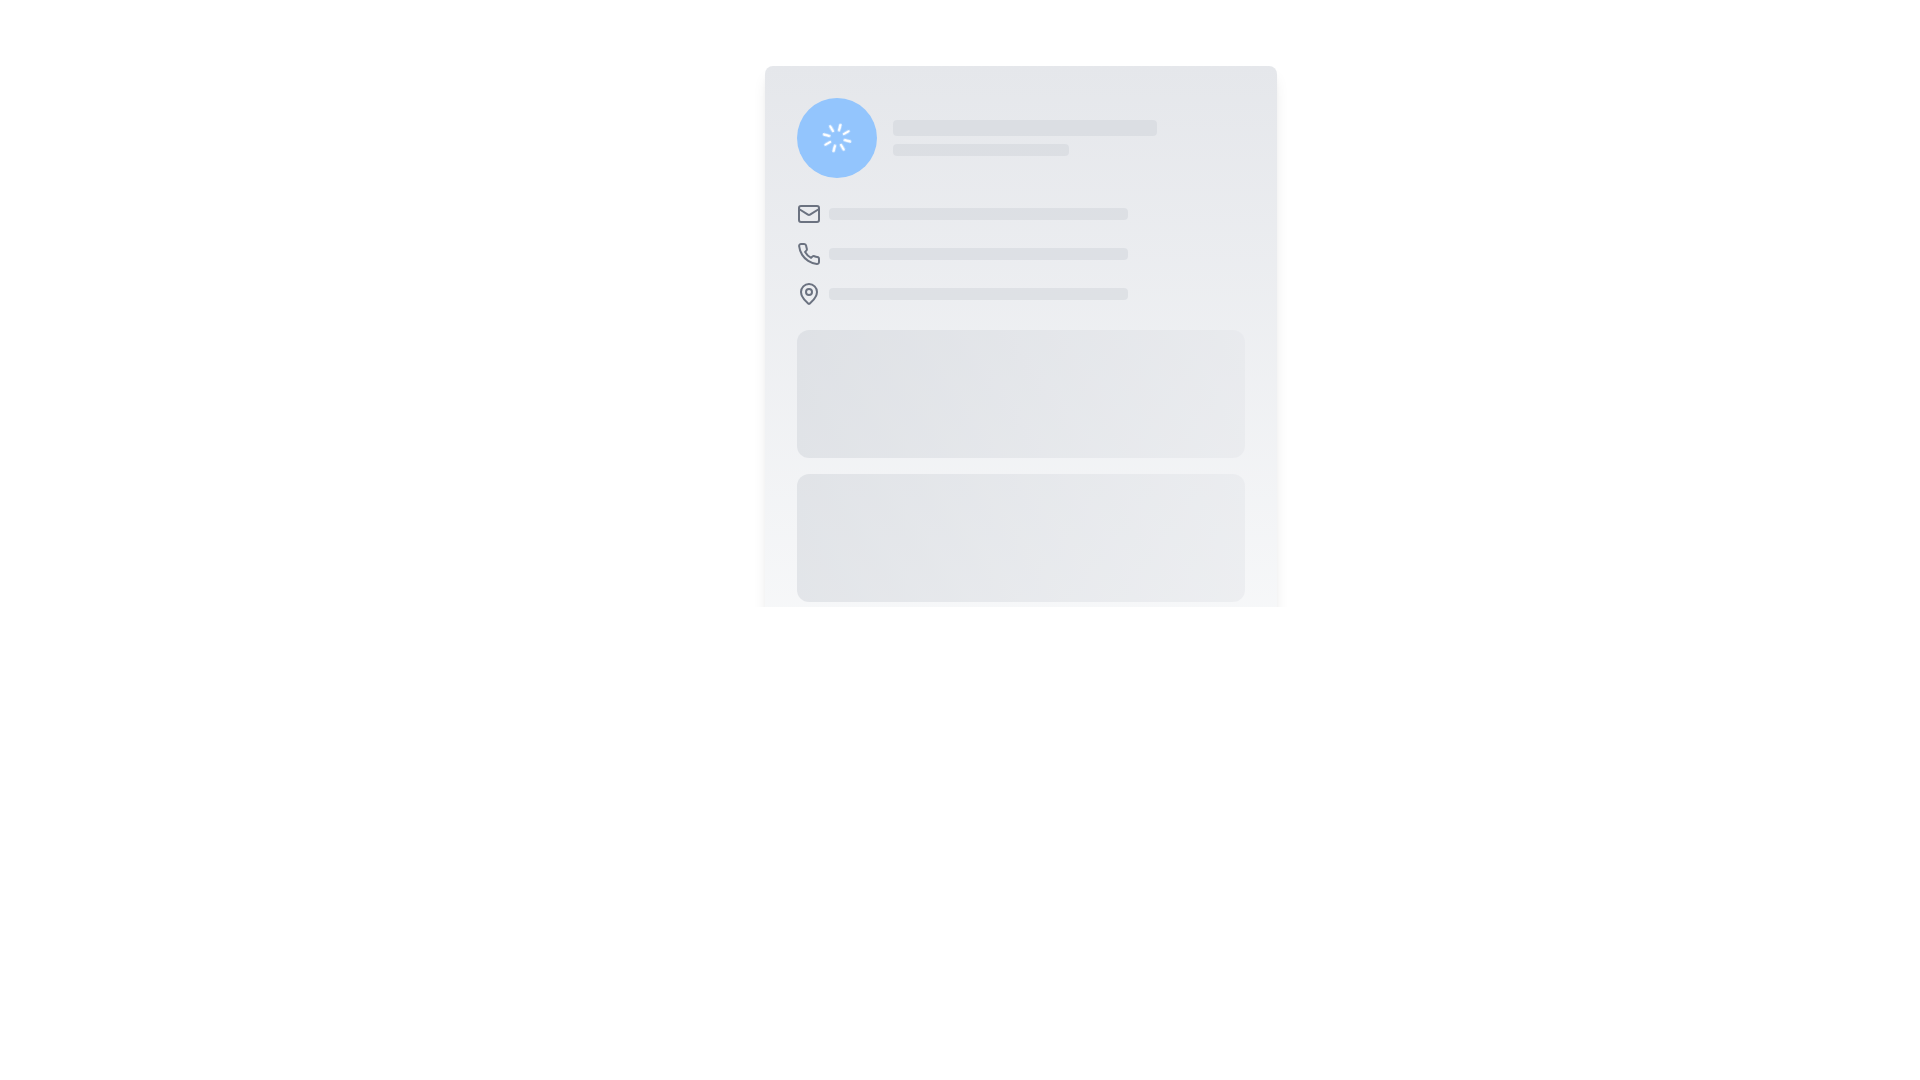 The image size is (1920, 1080). What do you see at coordinates (808, 213) in the screenshot?
I see `light gray rectangular element that forms the body of the envelope icon for debugging purposes` at bounding box center [808, 213].